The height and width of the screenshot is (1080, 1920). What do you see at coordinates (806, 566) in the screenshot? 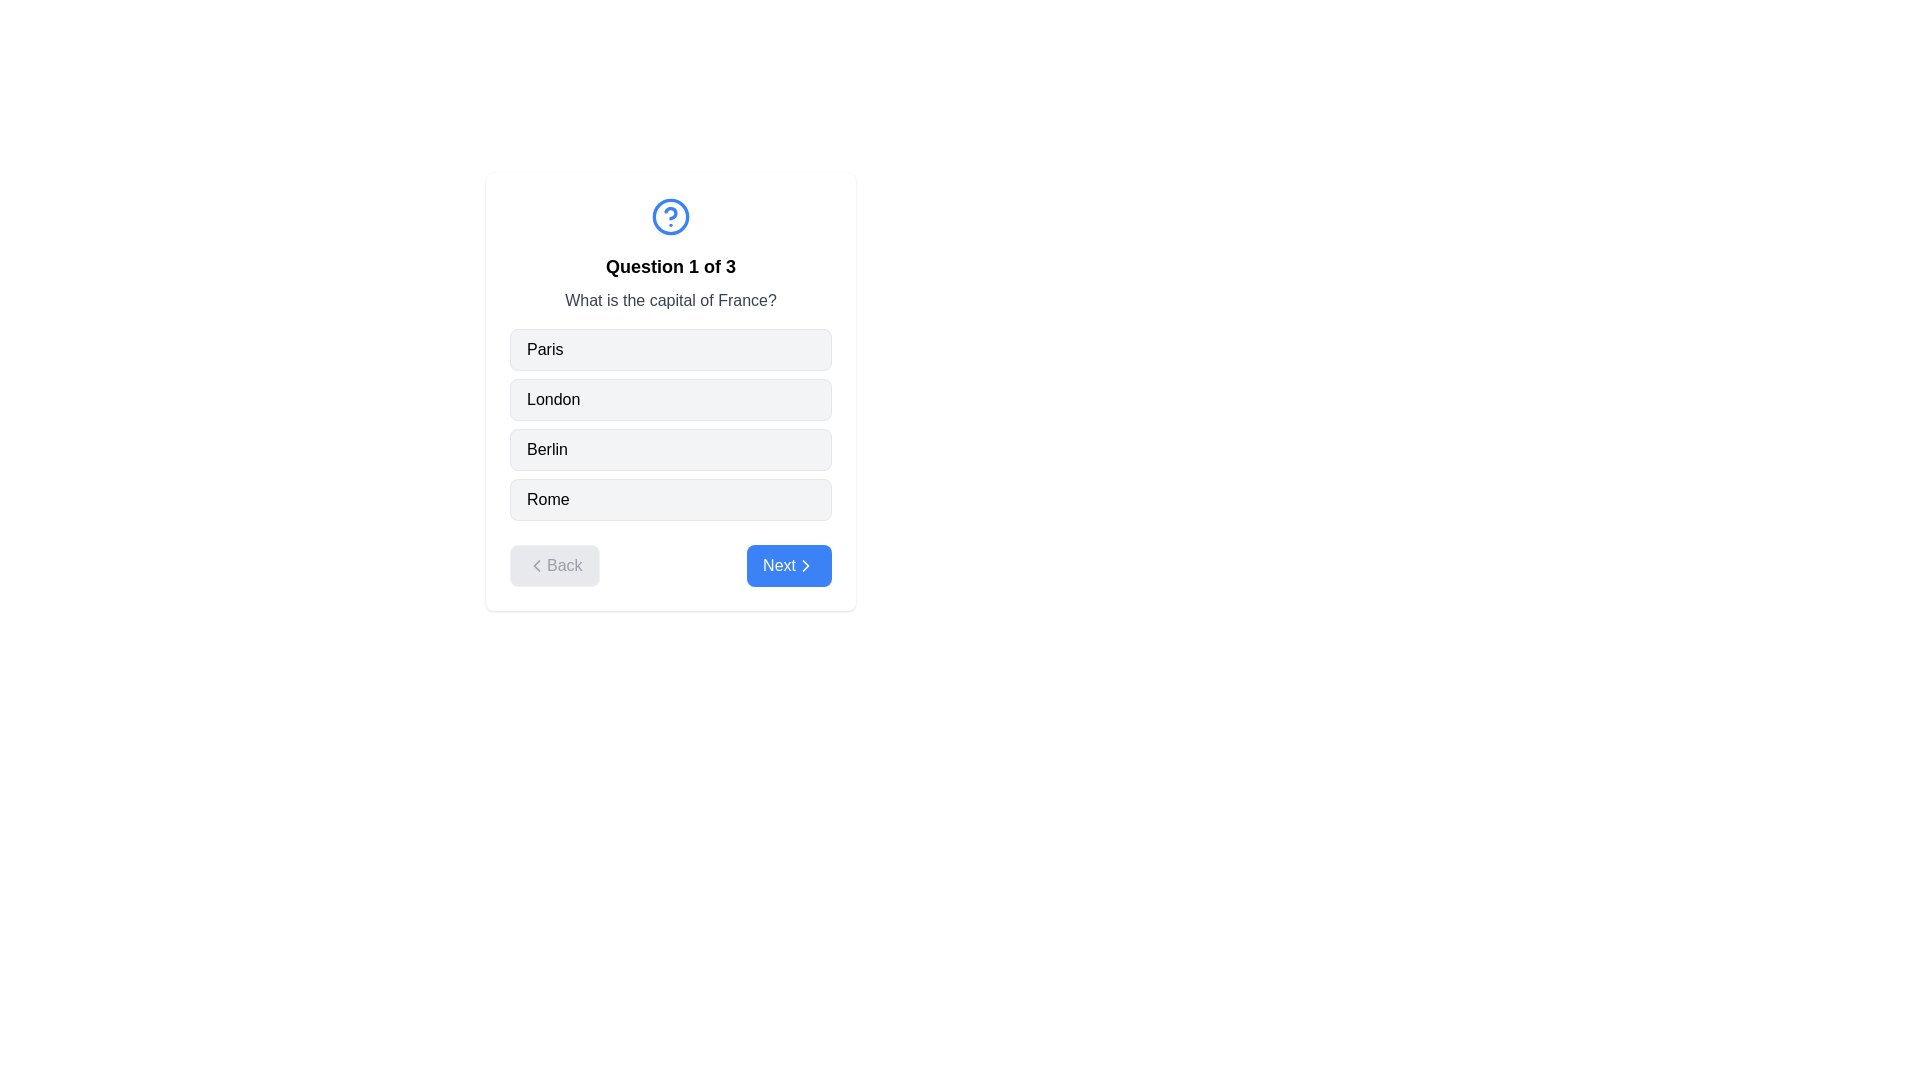
I see `the right-facing chevron icon within the 'Next' button, which has a blue background and white text, to receive interactive feedback` at bounding box center [806, 566].